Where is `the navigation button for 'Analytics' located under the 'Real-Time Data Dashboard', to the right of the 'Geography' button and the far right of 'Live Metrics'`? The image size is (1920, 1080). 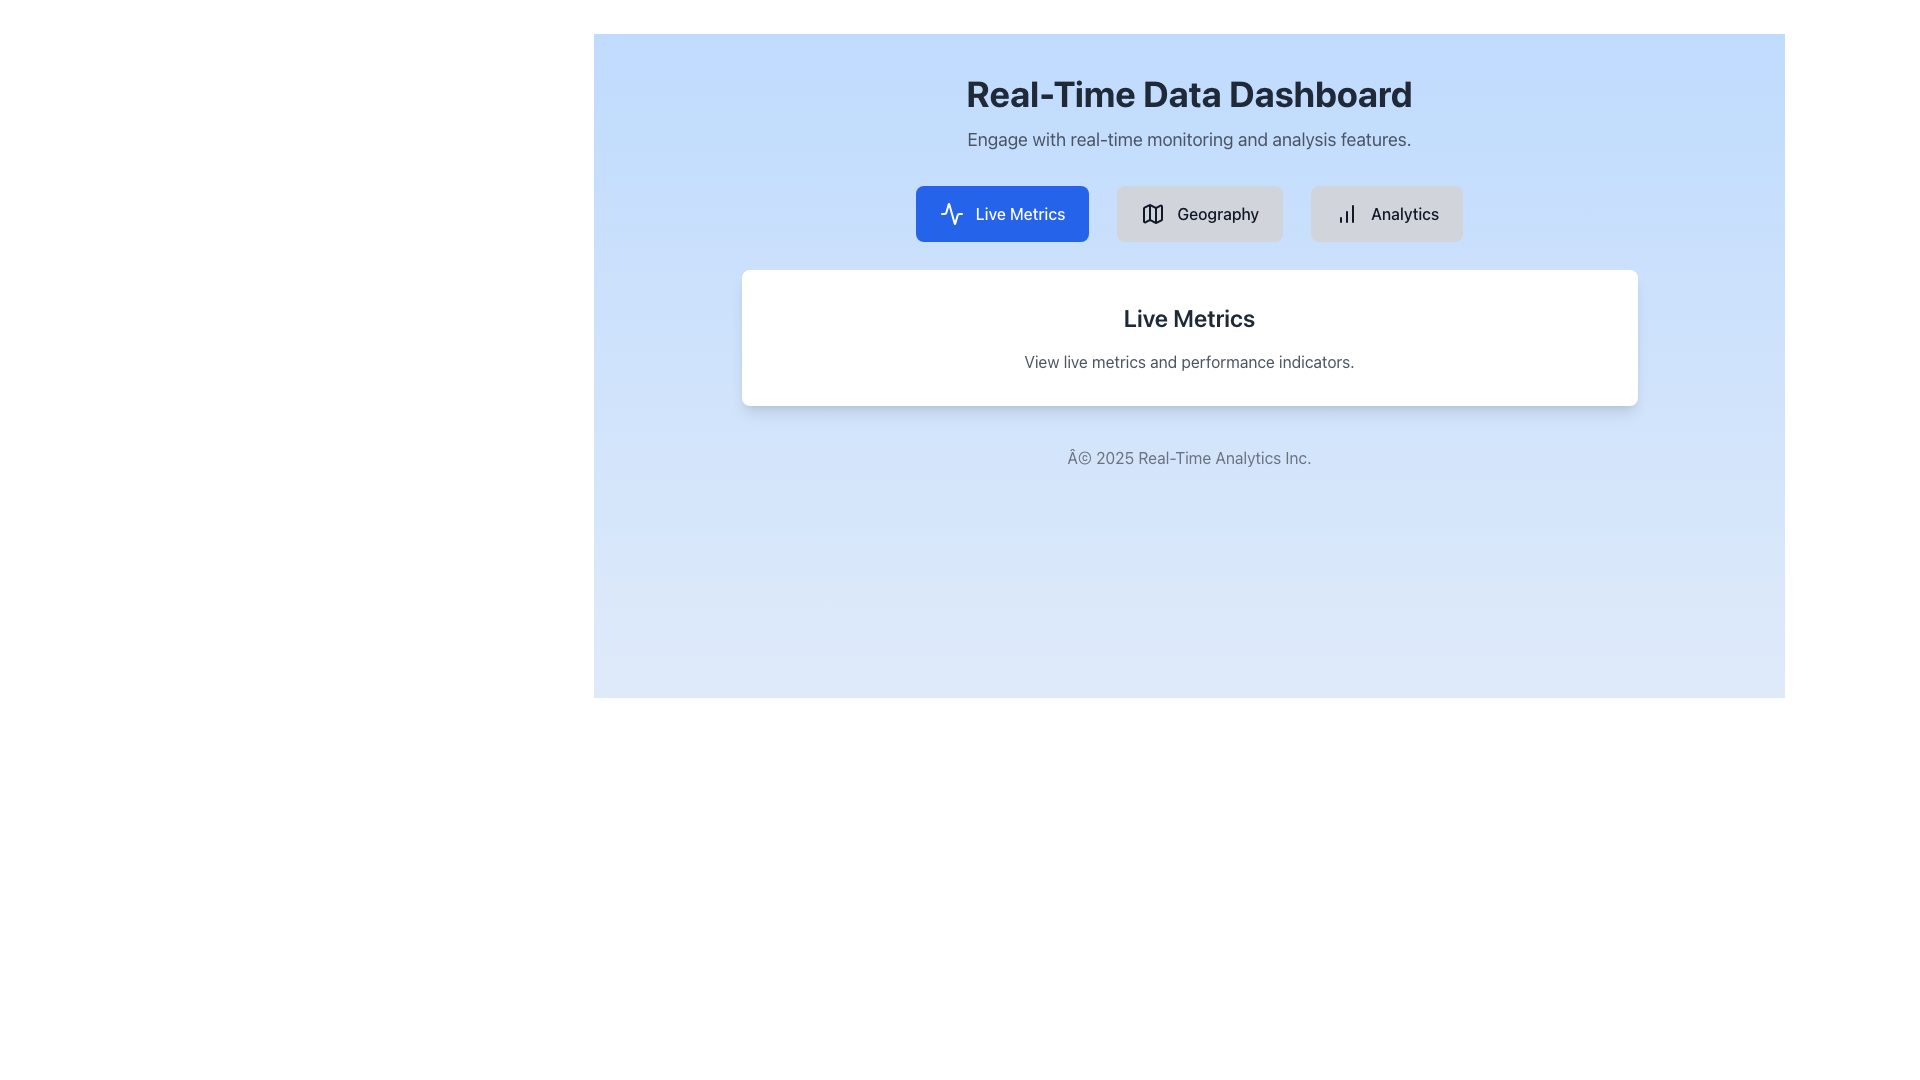
the navigation button for 'Analytics' located under the 'Real-Time Data Dashboard', to the right of the 'Geography' button and the far right of 'Live Metrics' is located at coordinates (1386, 213).